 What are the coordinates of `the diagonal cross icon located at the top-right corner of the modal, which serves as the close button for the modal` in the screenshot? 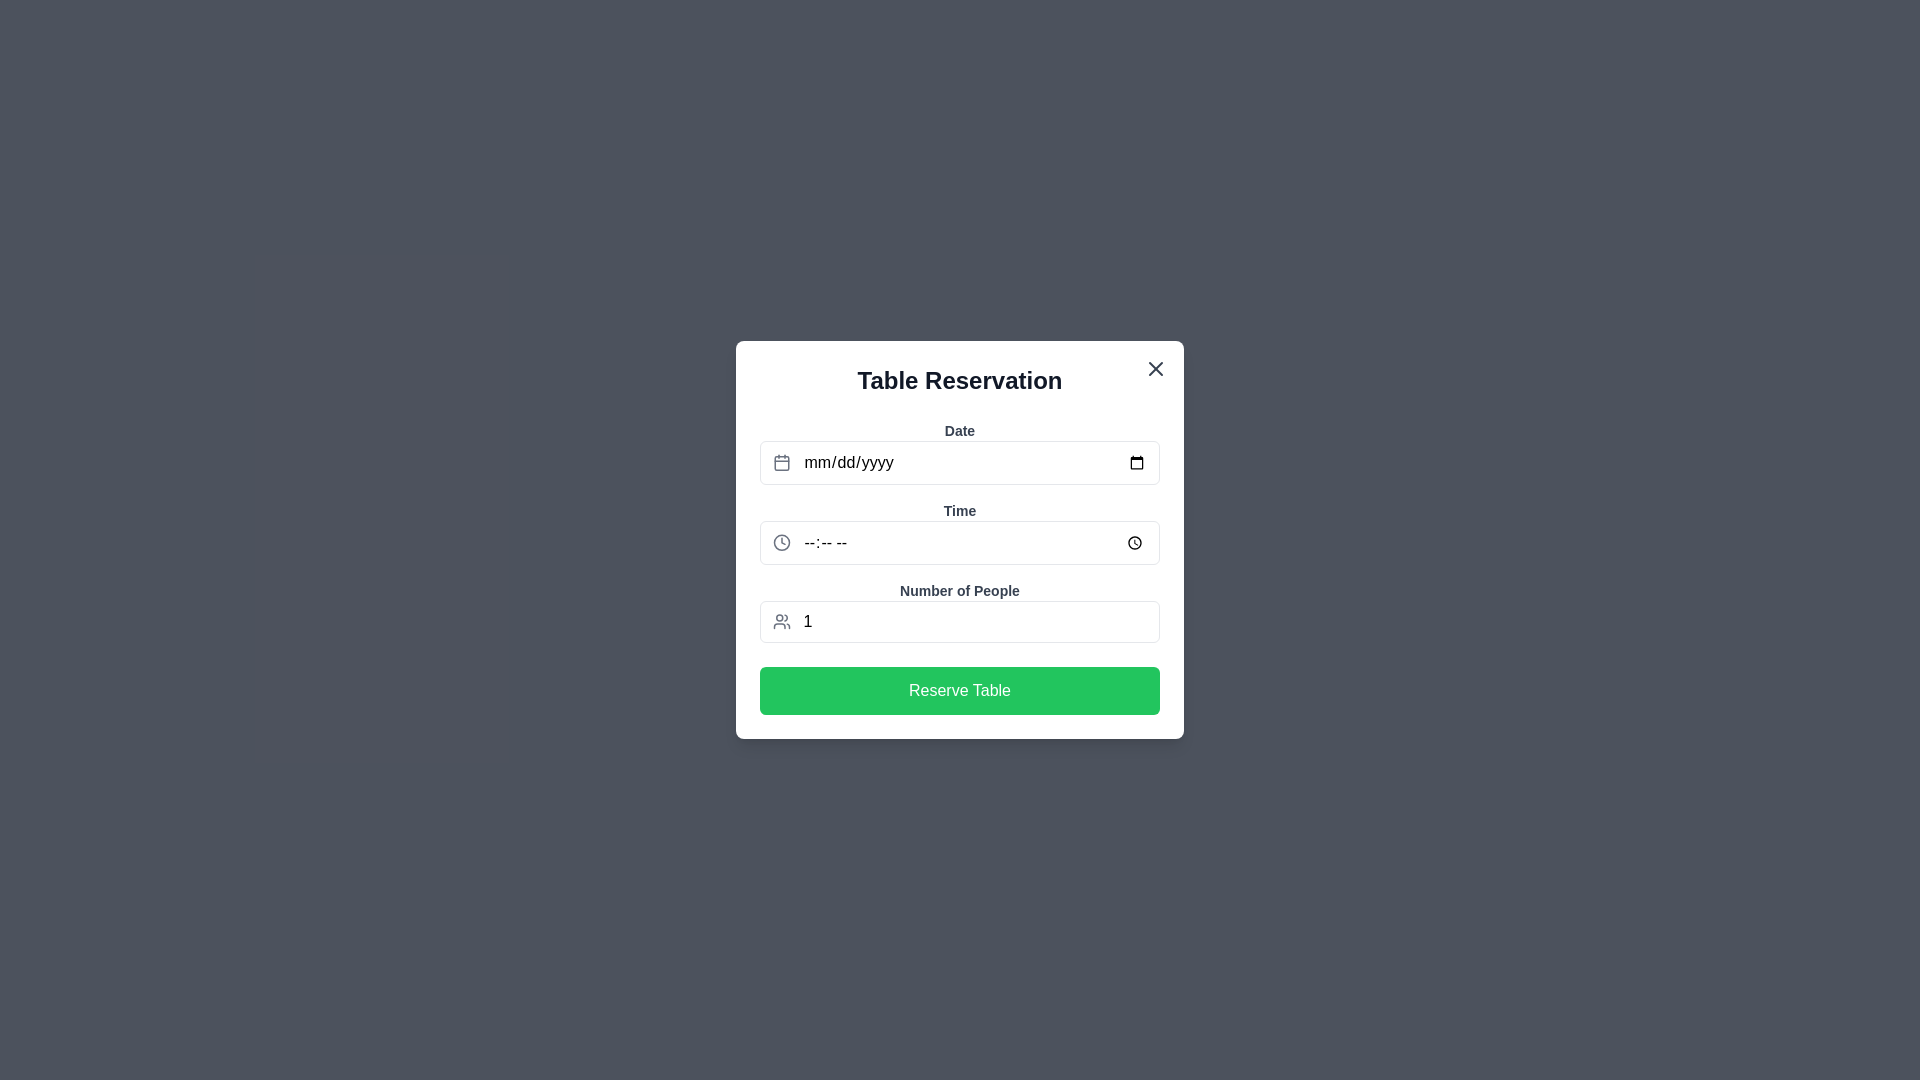 It's located at (1156, 369).